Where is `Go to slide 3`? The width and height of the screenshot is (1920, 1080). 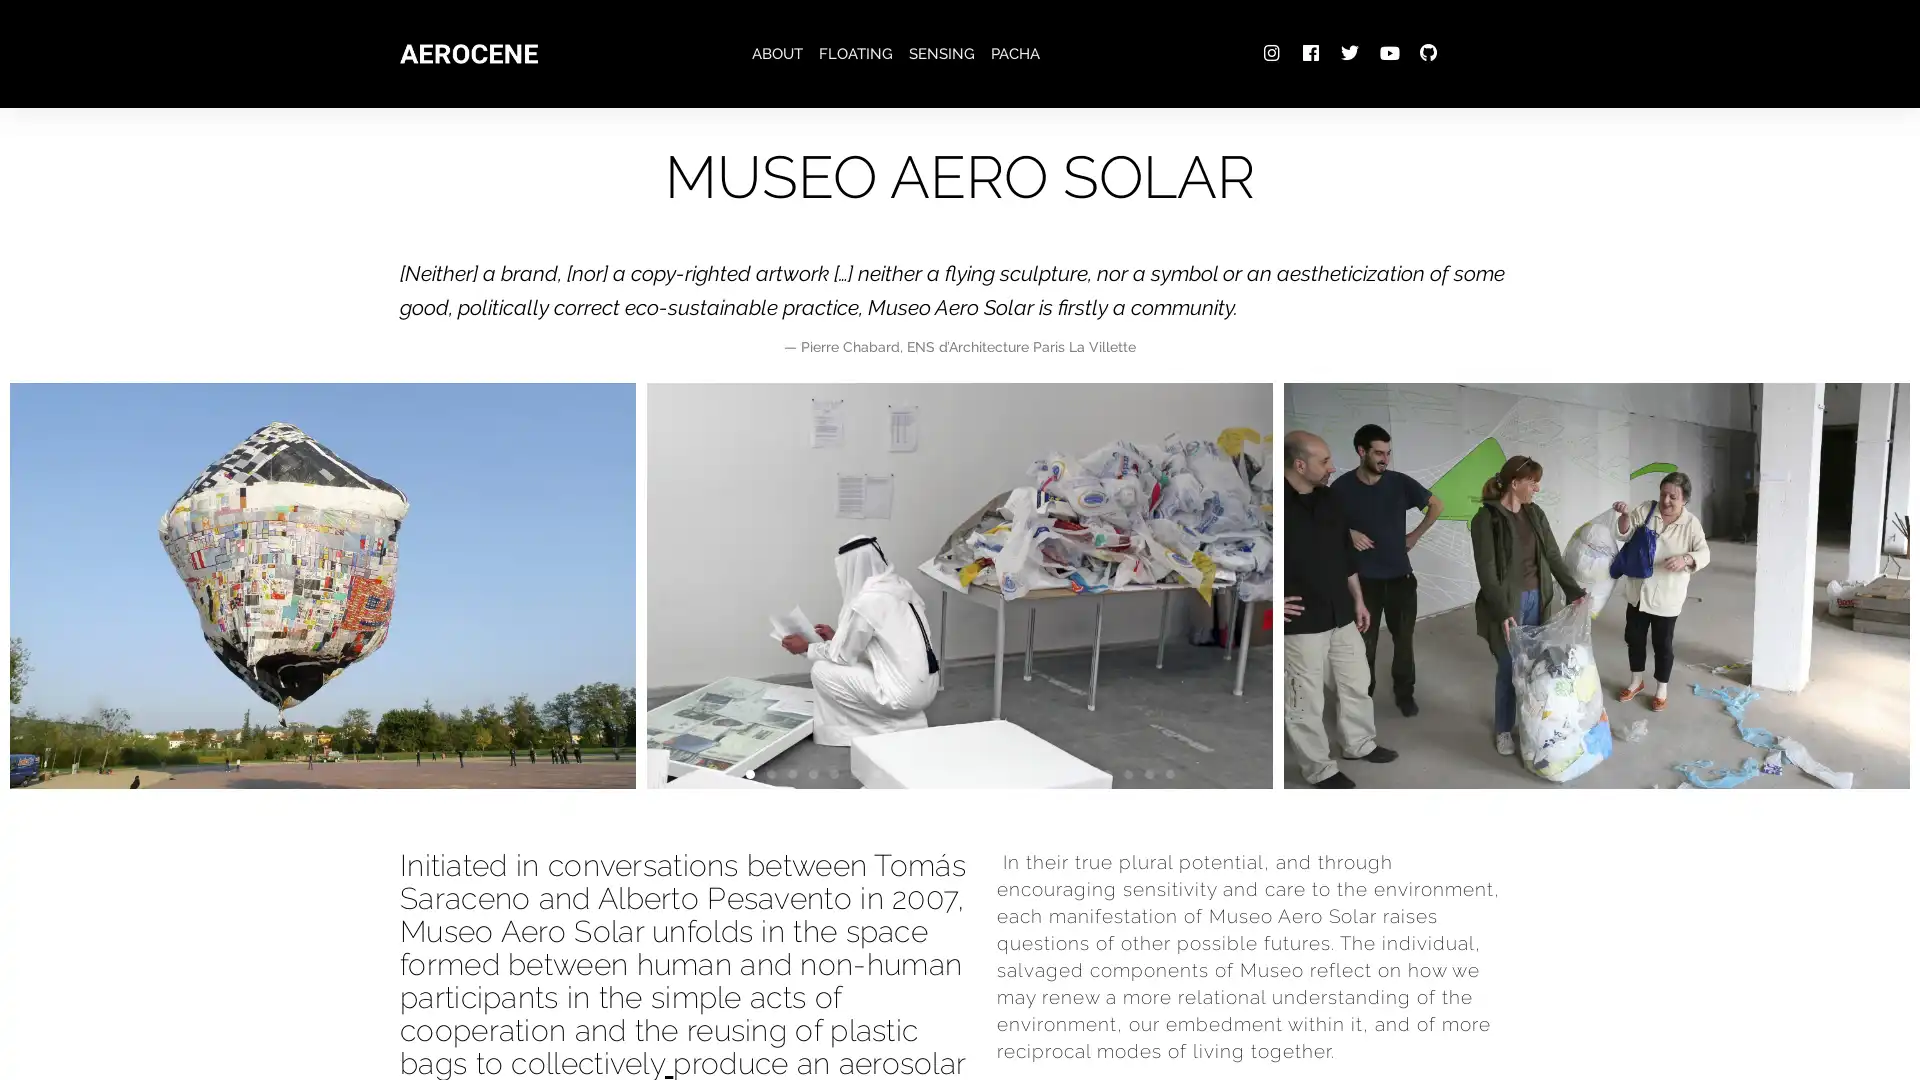 Go to slide 3 is located at coordinates (790, 773).